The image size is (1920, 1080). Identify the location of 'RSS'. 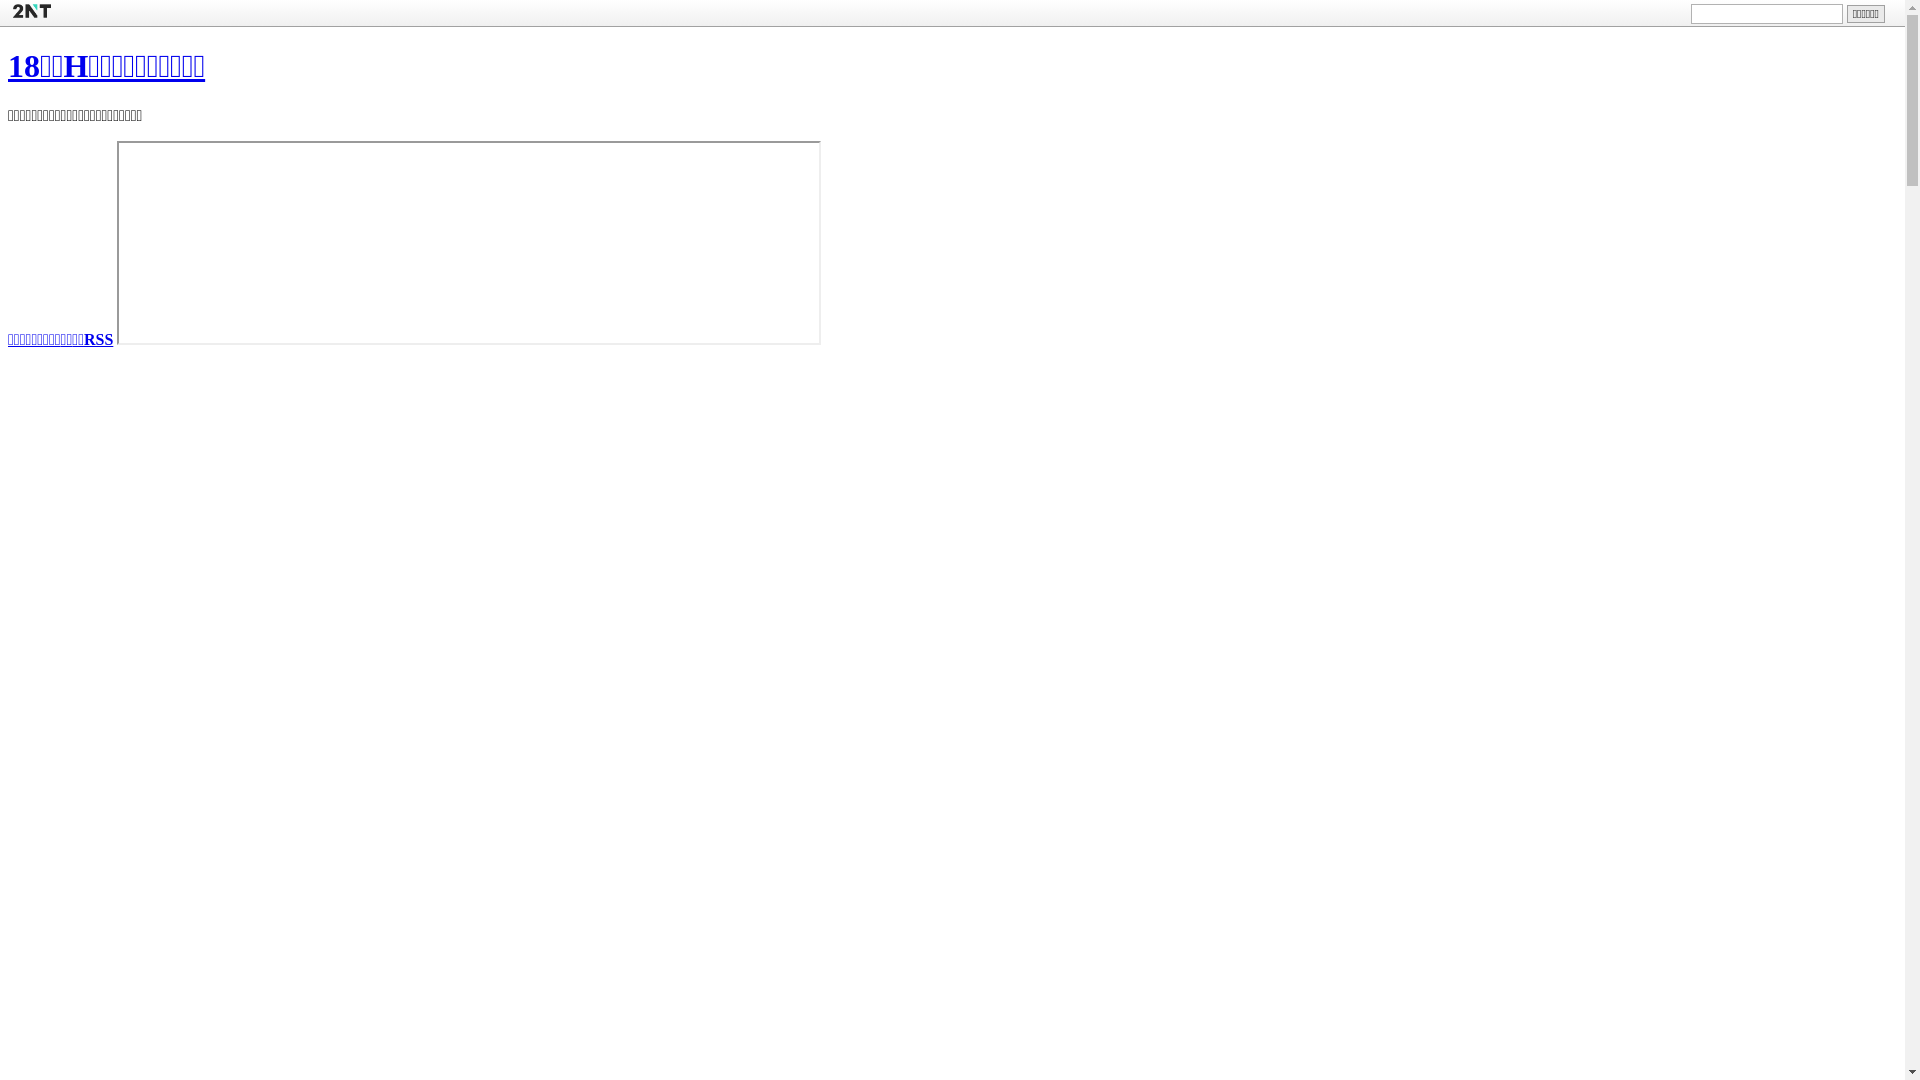
(97, 338).